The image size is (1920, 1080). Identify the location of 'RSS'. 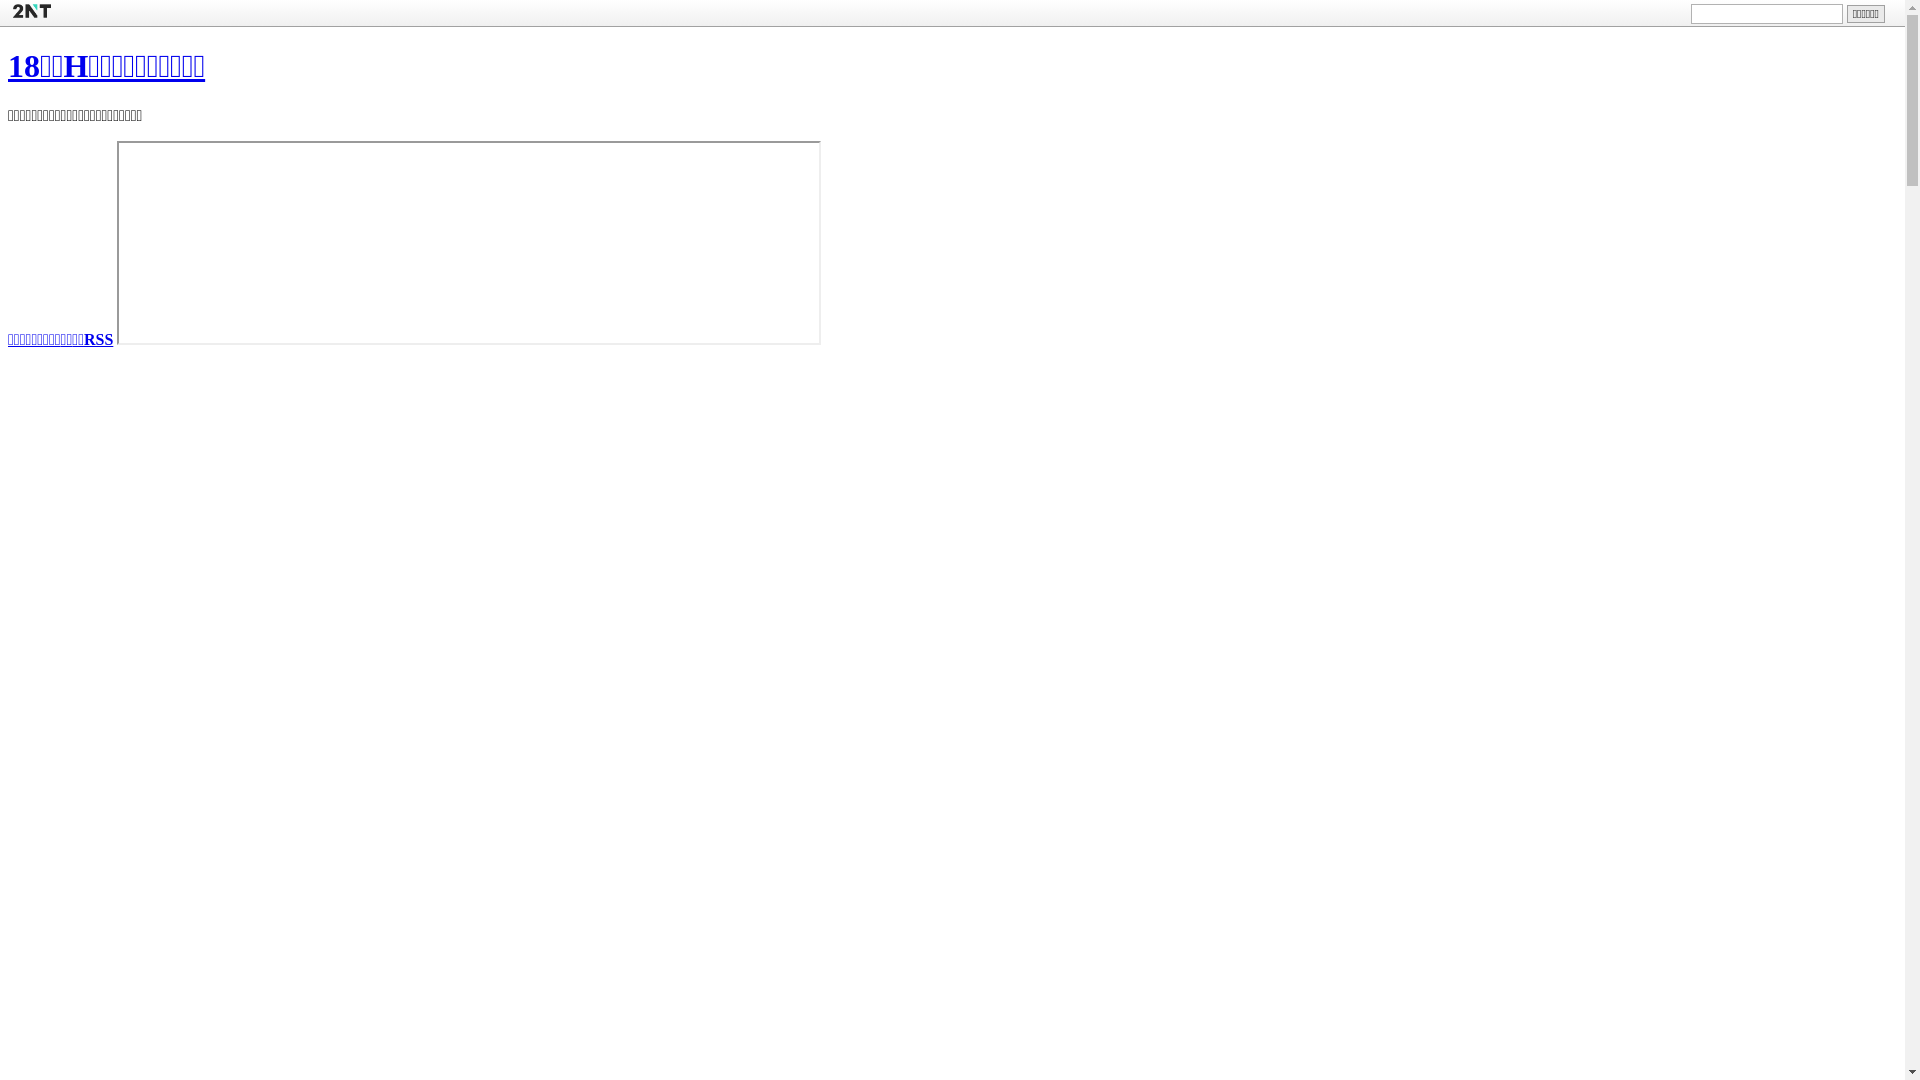
(97, 338).